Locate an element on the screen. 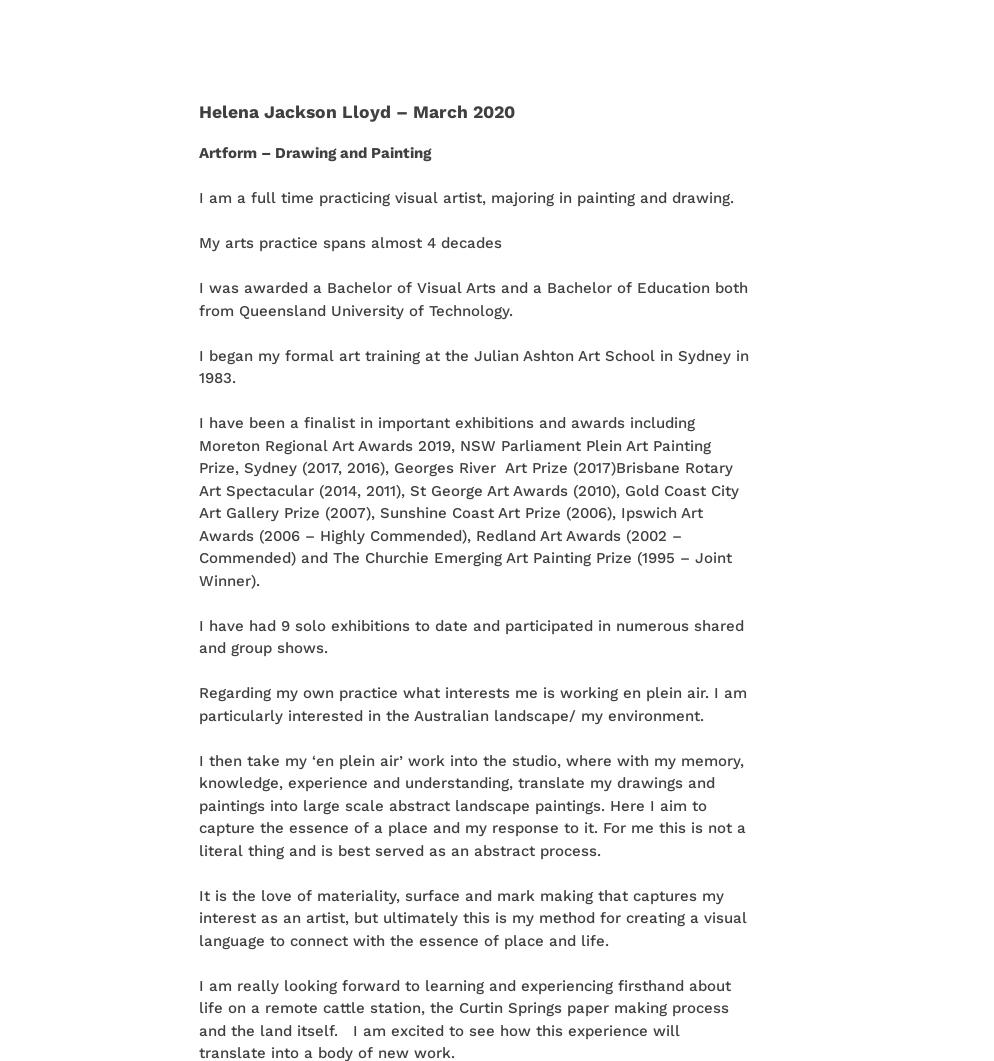 The width and height of the screenshot is (994, 1061). 'Helena Jackson Lloyd – March 2020' is located at coordinates (197, 110).